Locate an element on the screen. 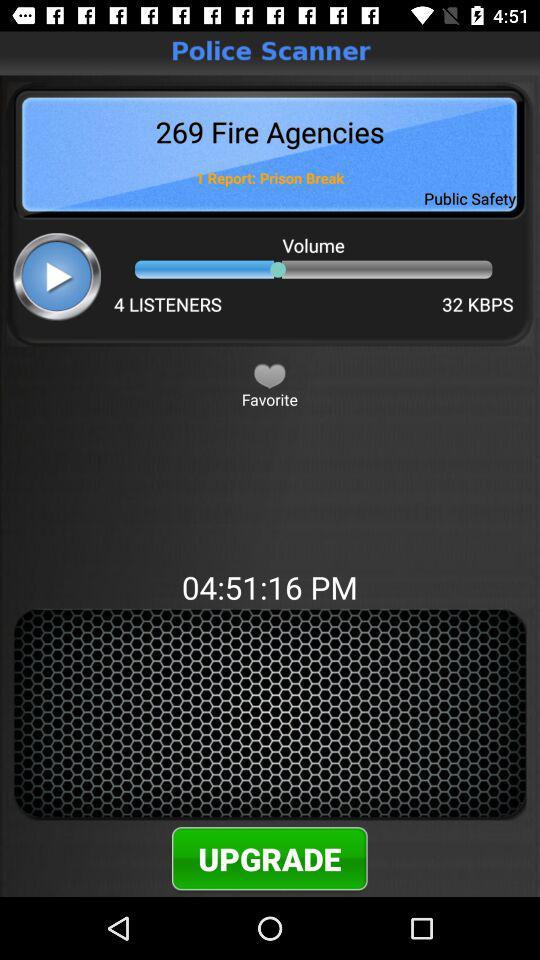 This screenshot has height=960, width=540. icon below the 269 fire agencies item is located at coordinates (57, 275).